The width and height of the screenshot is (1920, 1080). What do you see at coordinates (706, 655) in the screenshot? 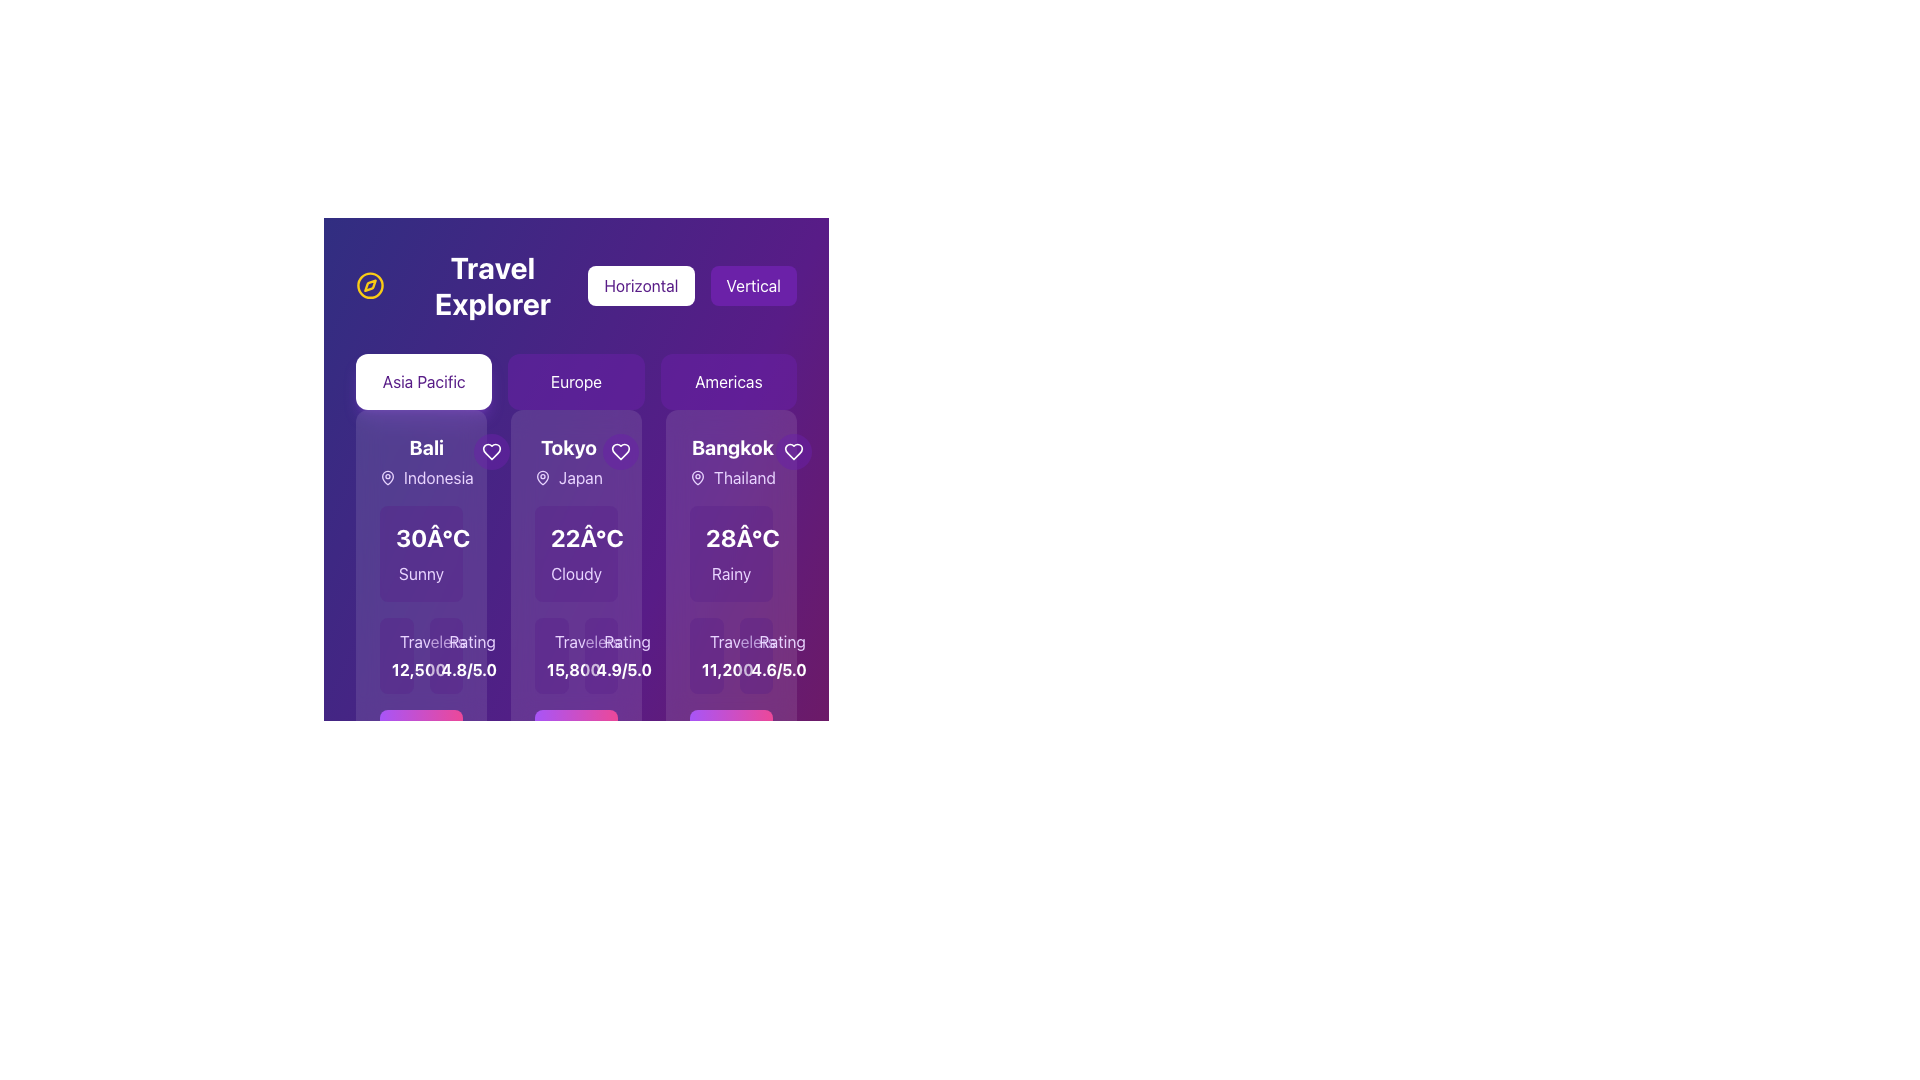
I see `the text block displaying 'Travelers' with the number '11,200', styled in light purple and bold white font, positioned in the 'Asia Pacific' section underneath 'Bangkok'` at bounding box center [706, 655].